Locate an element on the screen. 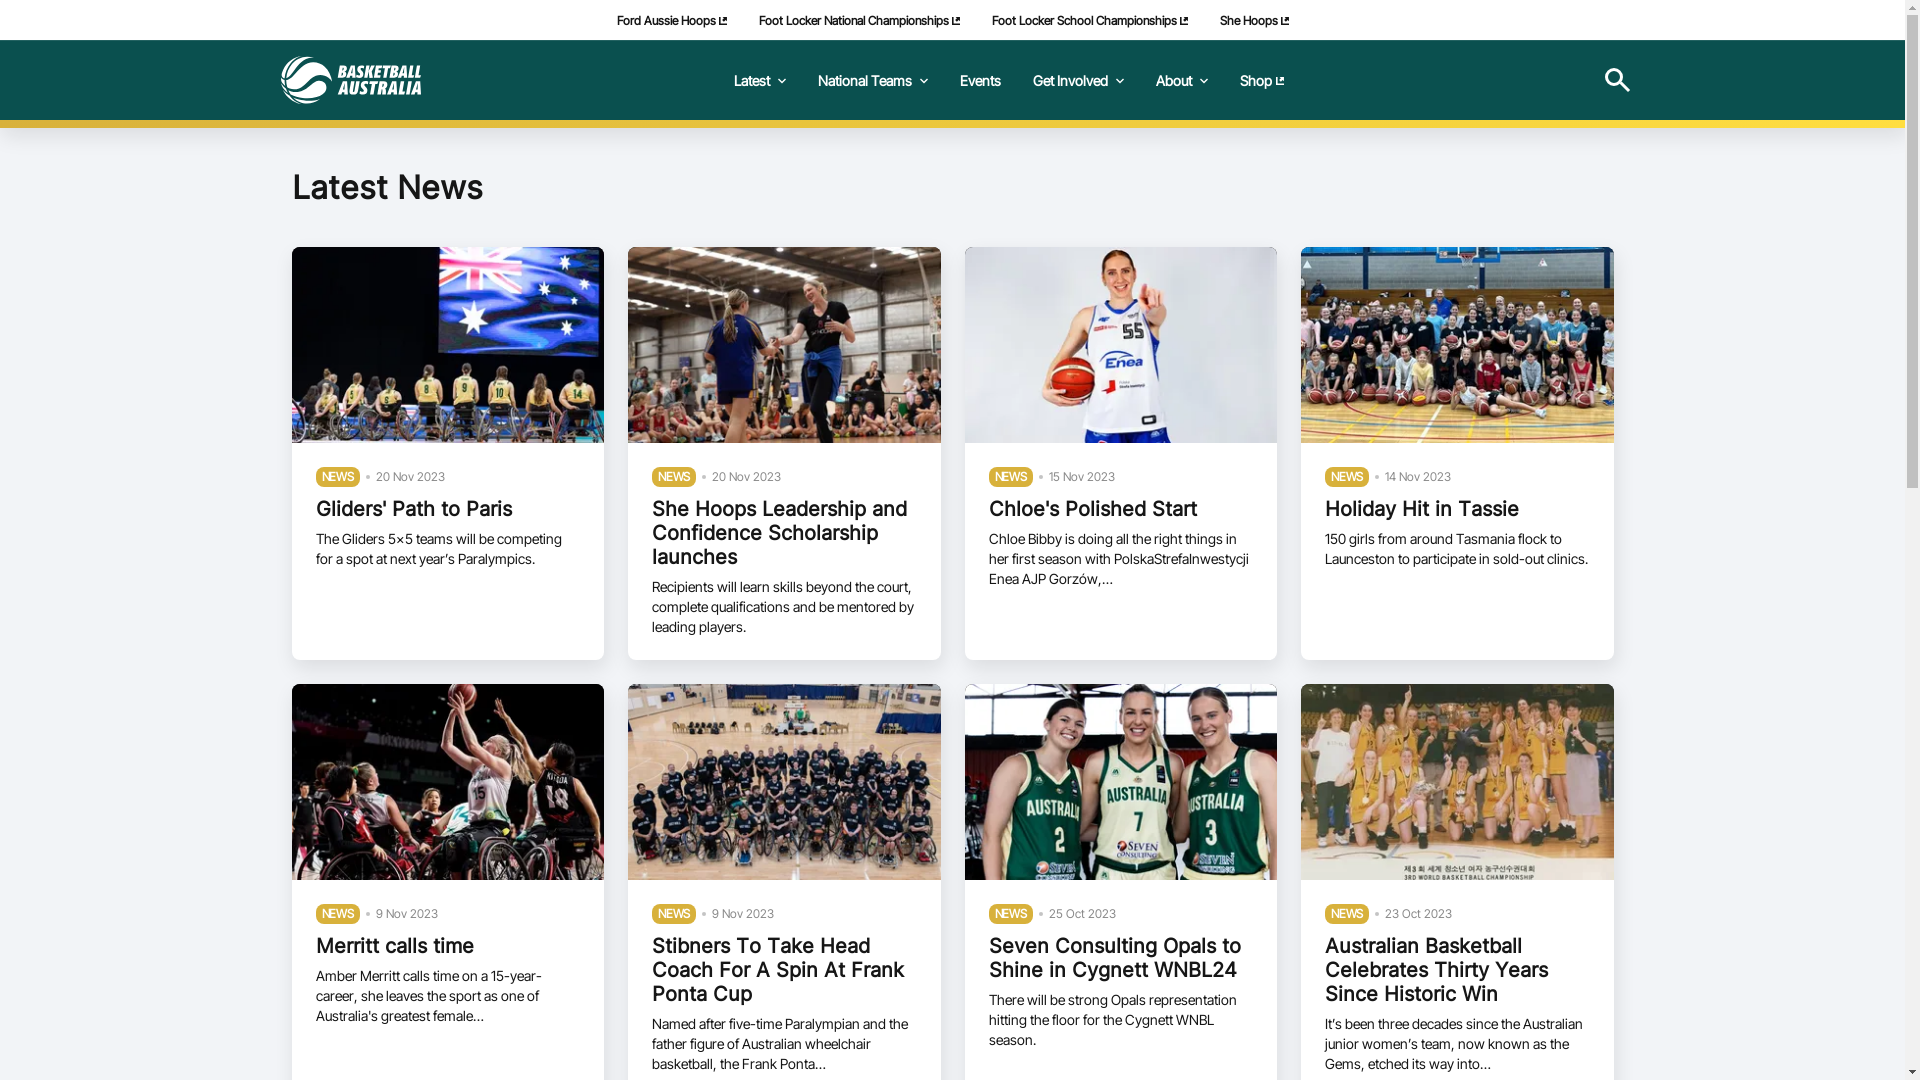  'Get Involved' is located at coordinates (1076, 79).